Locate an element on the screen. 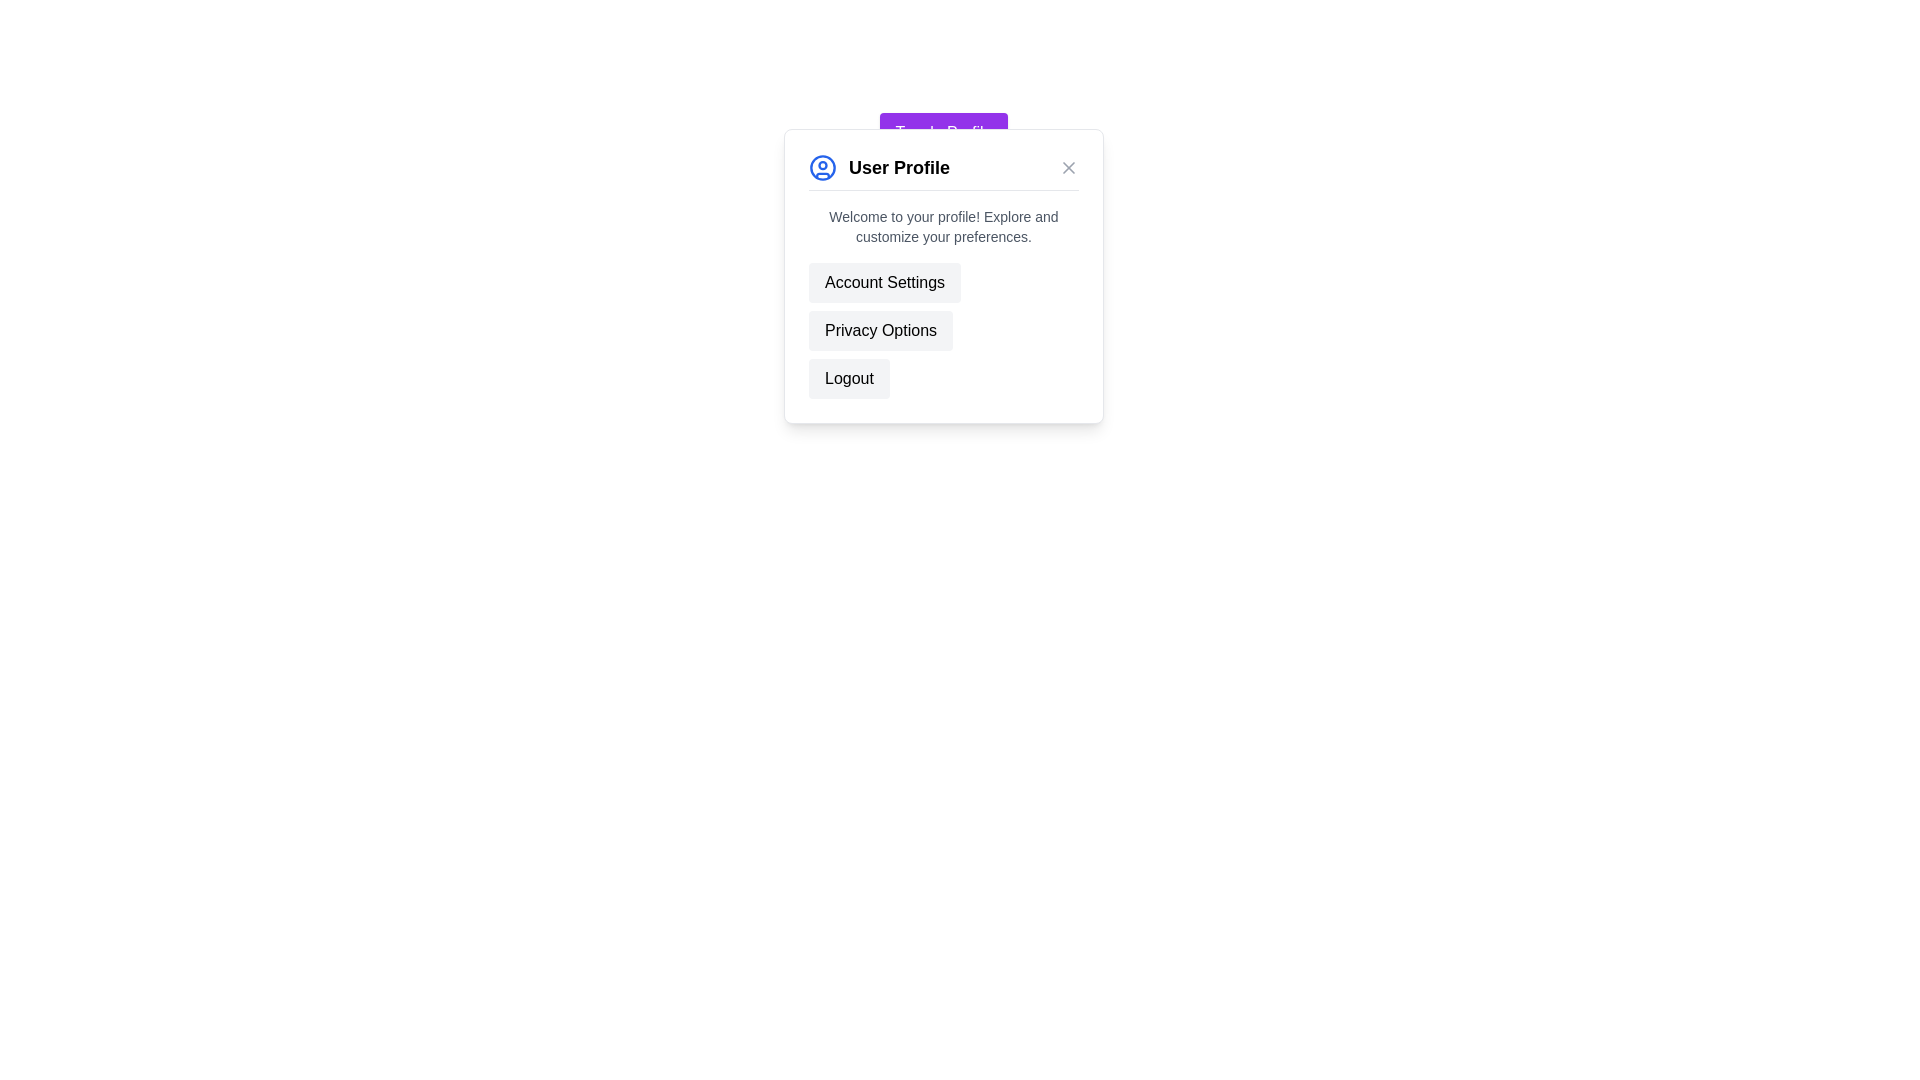 The image size is (1920, 1080). the 'Privacy Options' button in the navigation menu located within the modal interface towards the center-right, below the user profile welcome message is located at coordinates (943, 330).